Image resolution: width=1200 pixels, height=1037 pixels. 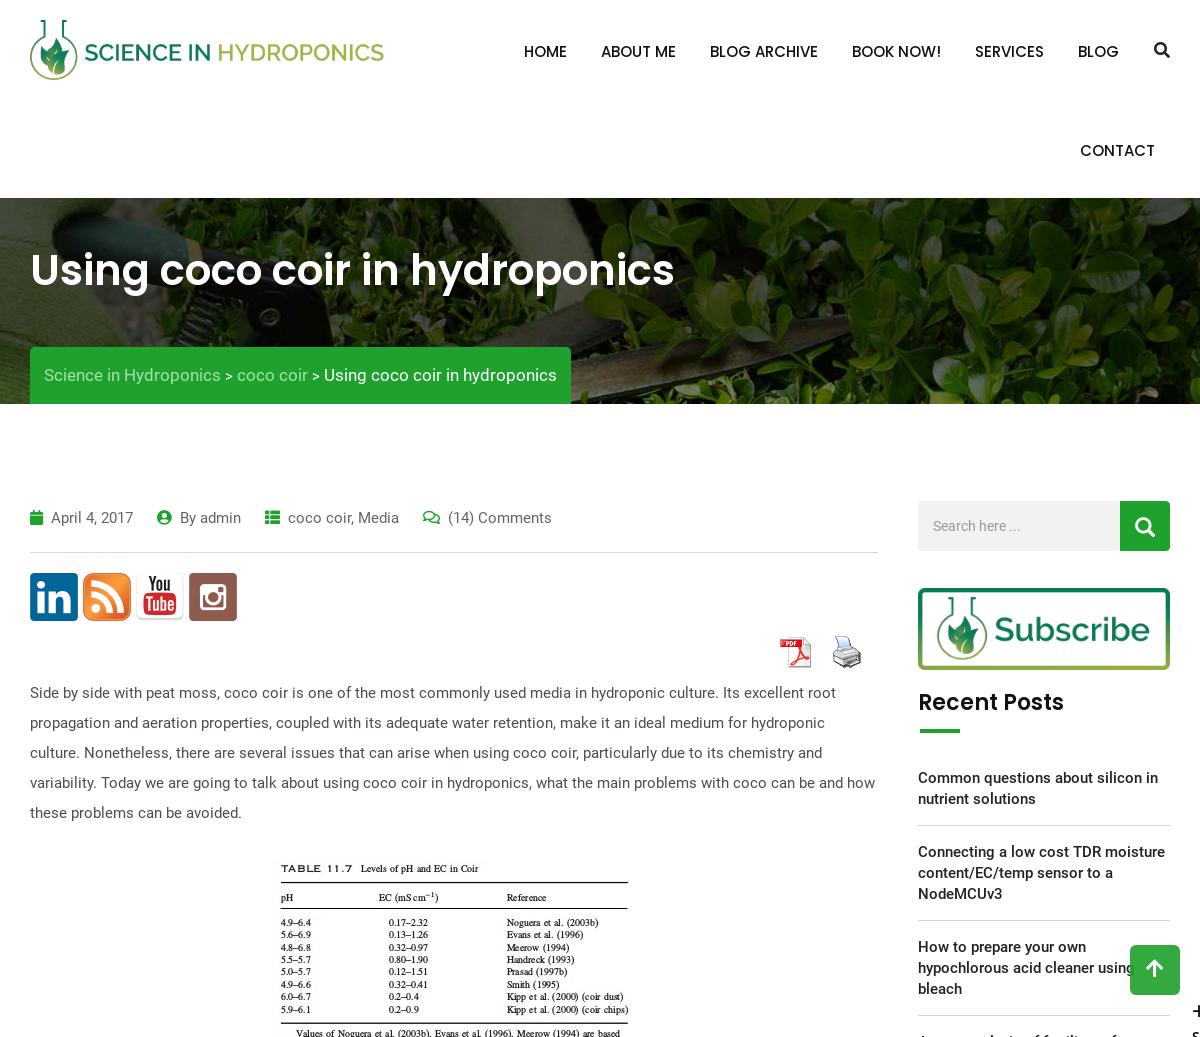 What do you see at coordinates (92, 516) in the screenshot?
I see `'April 4, 2017'` at bounding box center [92, 516].